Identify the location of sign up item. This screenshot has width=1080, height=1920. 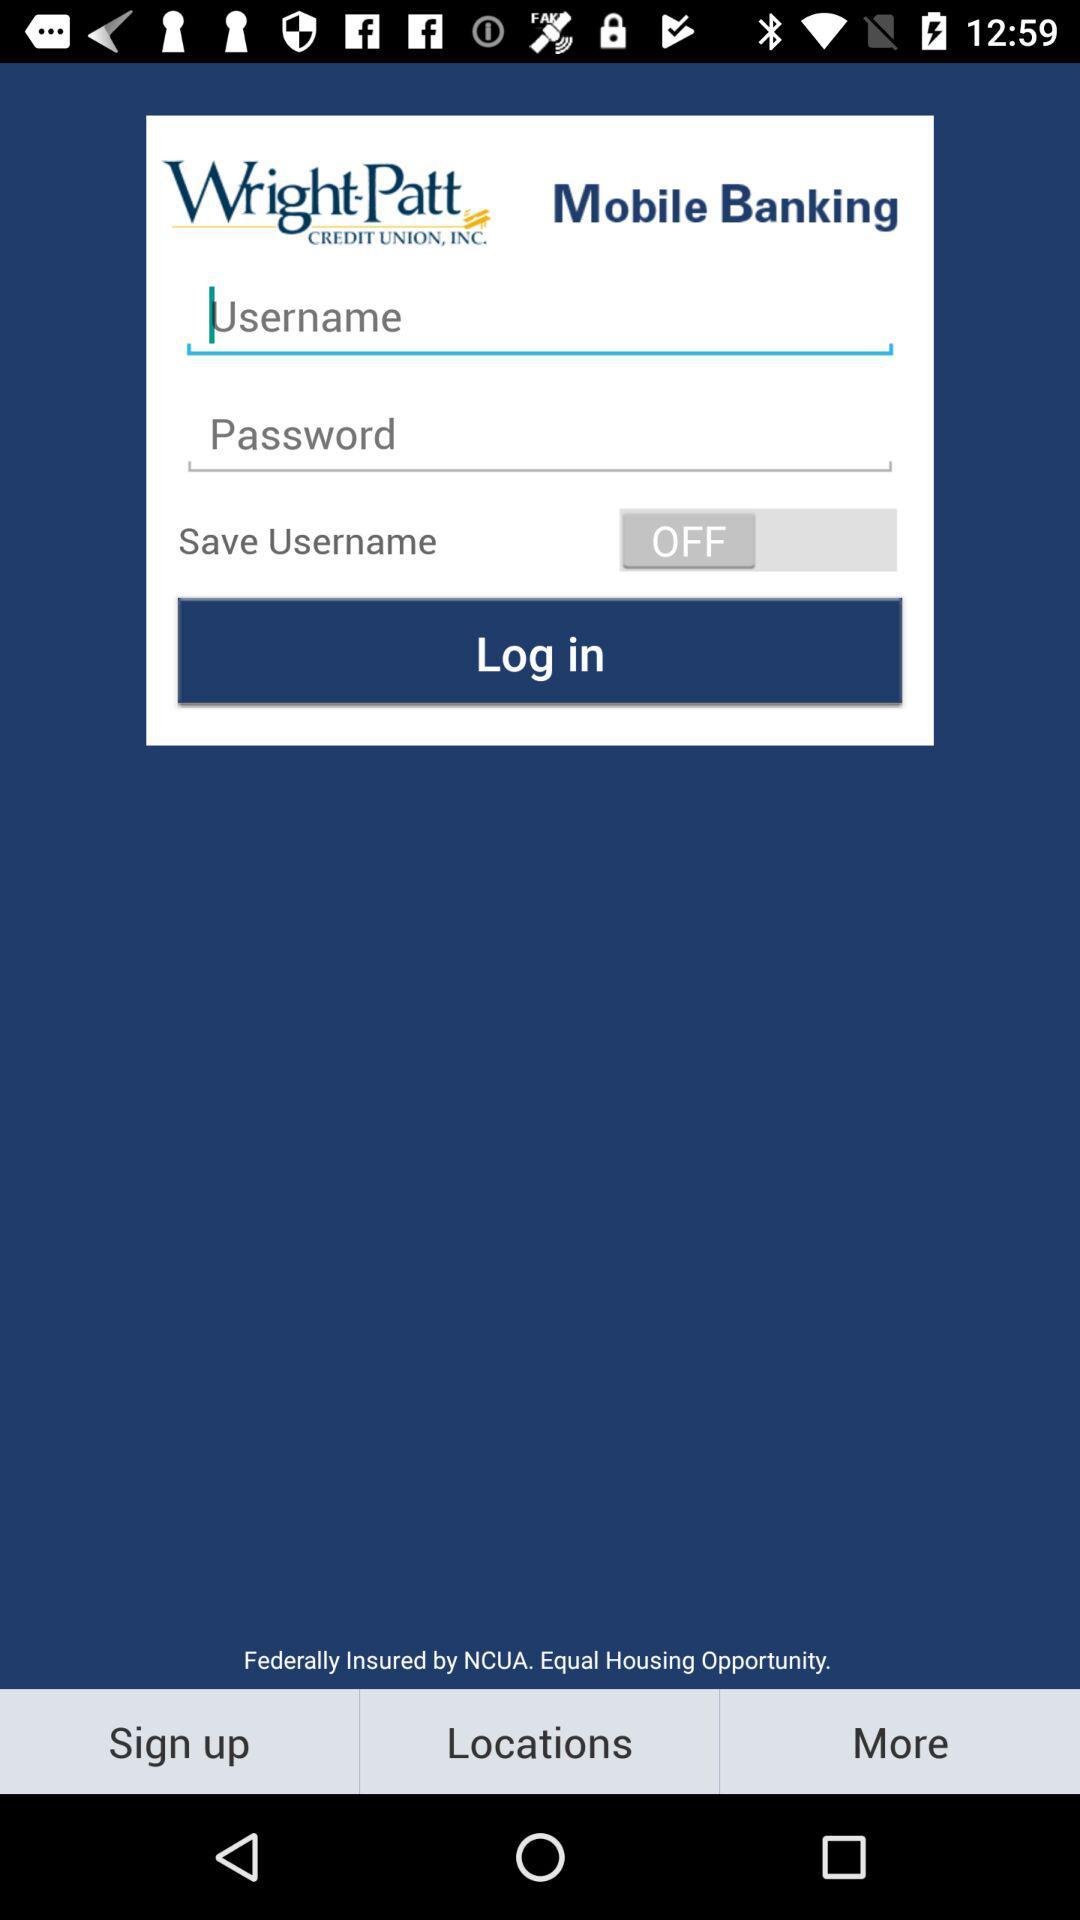
(178, 1740).